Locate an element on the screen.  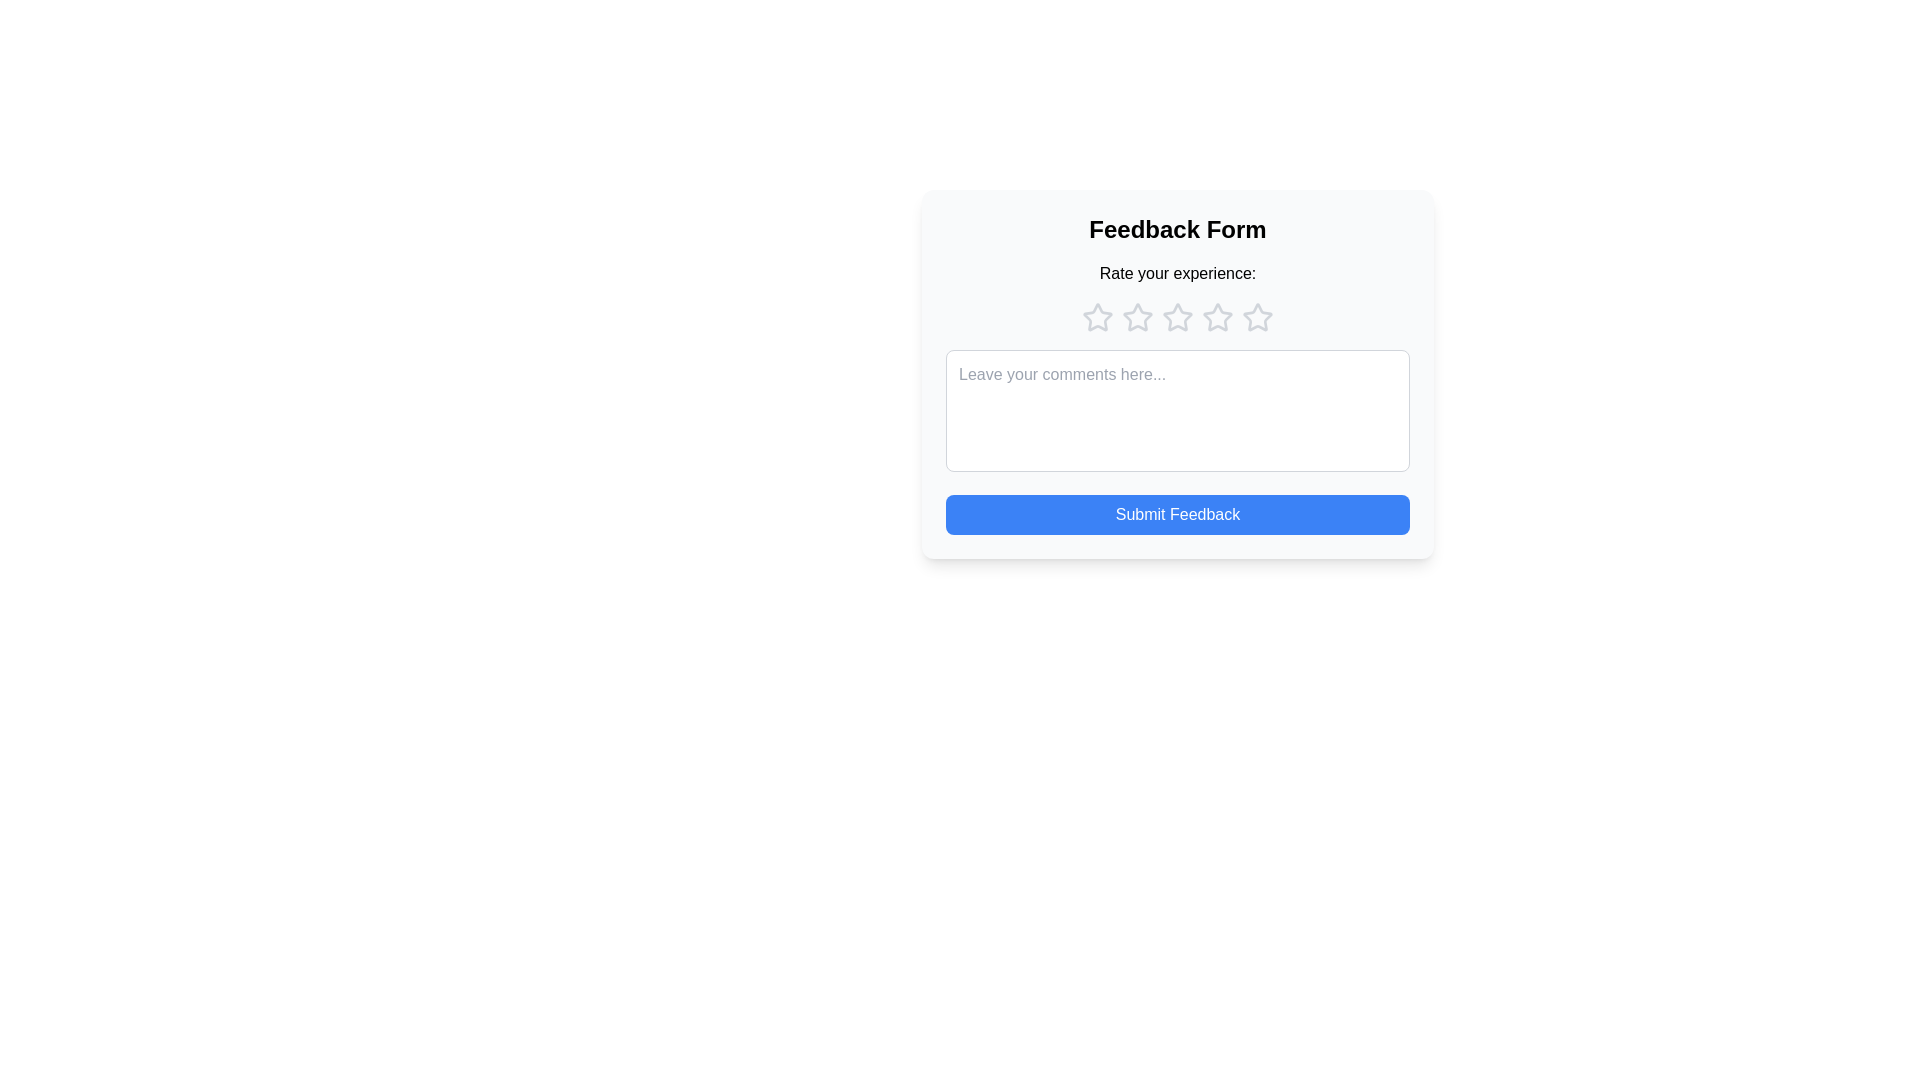
the first star icon in the five-star rating options is located at coordinates (1097, 316).